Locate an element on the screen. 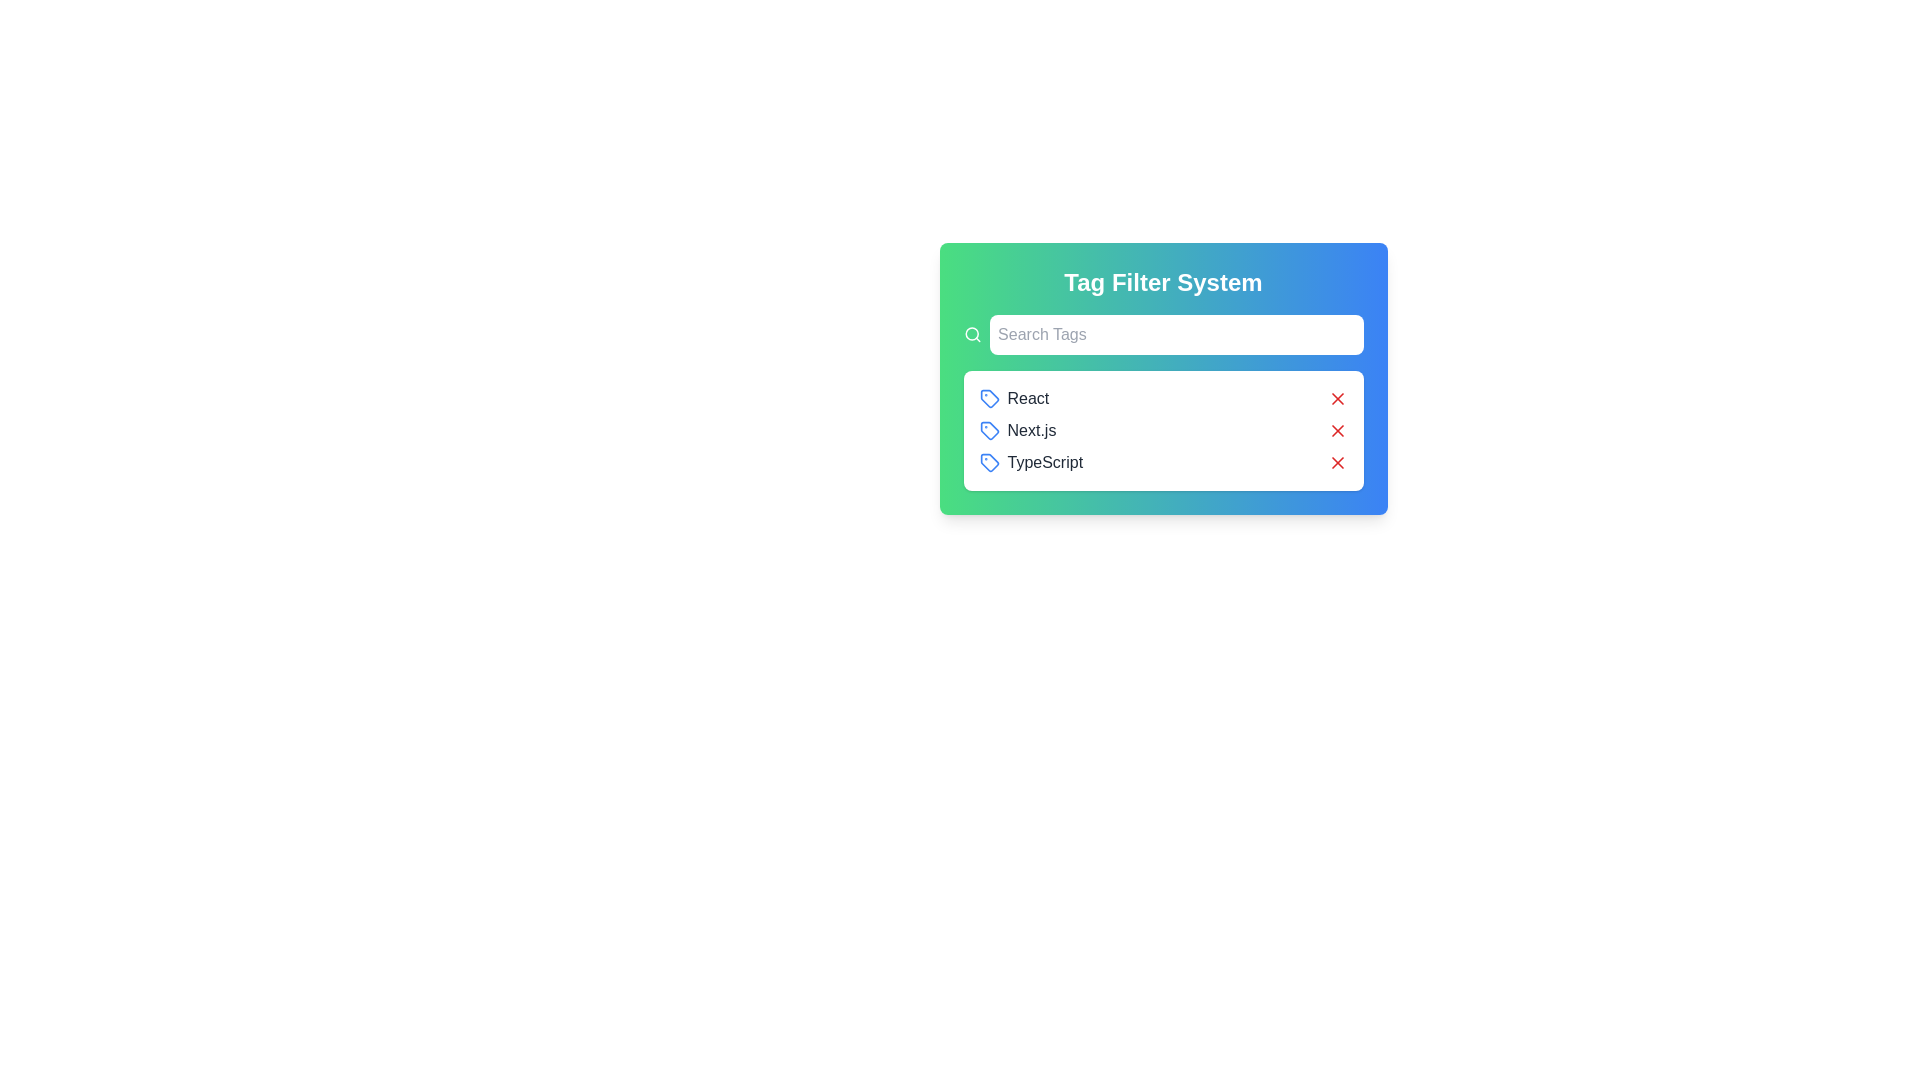 The width and height of the screenshot is (1920, 1080). the delete button for the 'TypeScript' tag is located at coordinates (1337, 462).